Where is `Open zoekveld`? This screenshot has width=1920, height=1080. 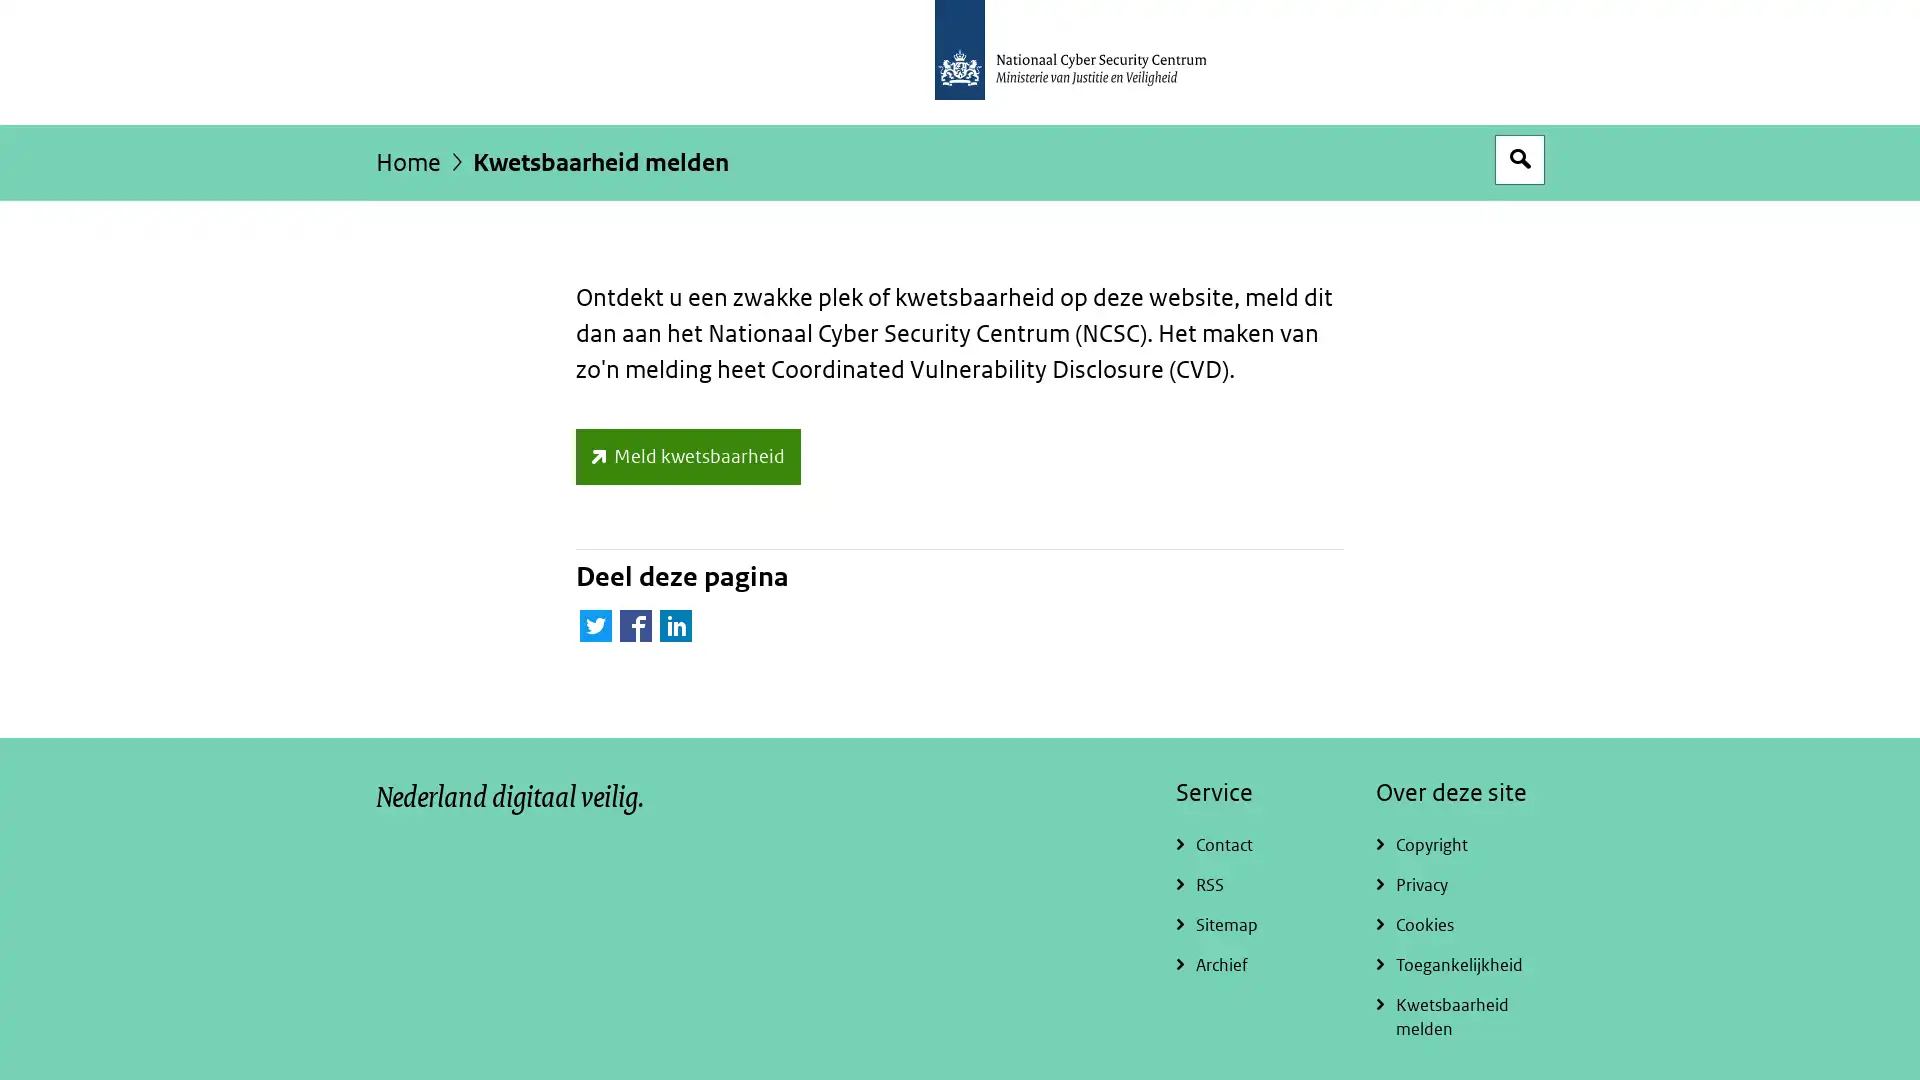 Open zoekveld is located at coordinates (1520, 158).